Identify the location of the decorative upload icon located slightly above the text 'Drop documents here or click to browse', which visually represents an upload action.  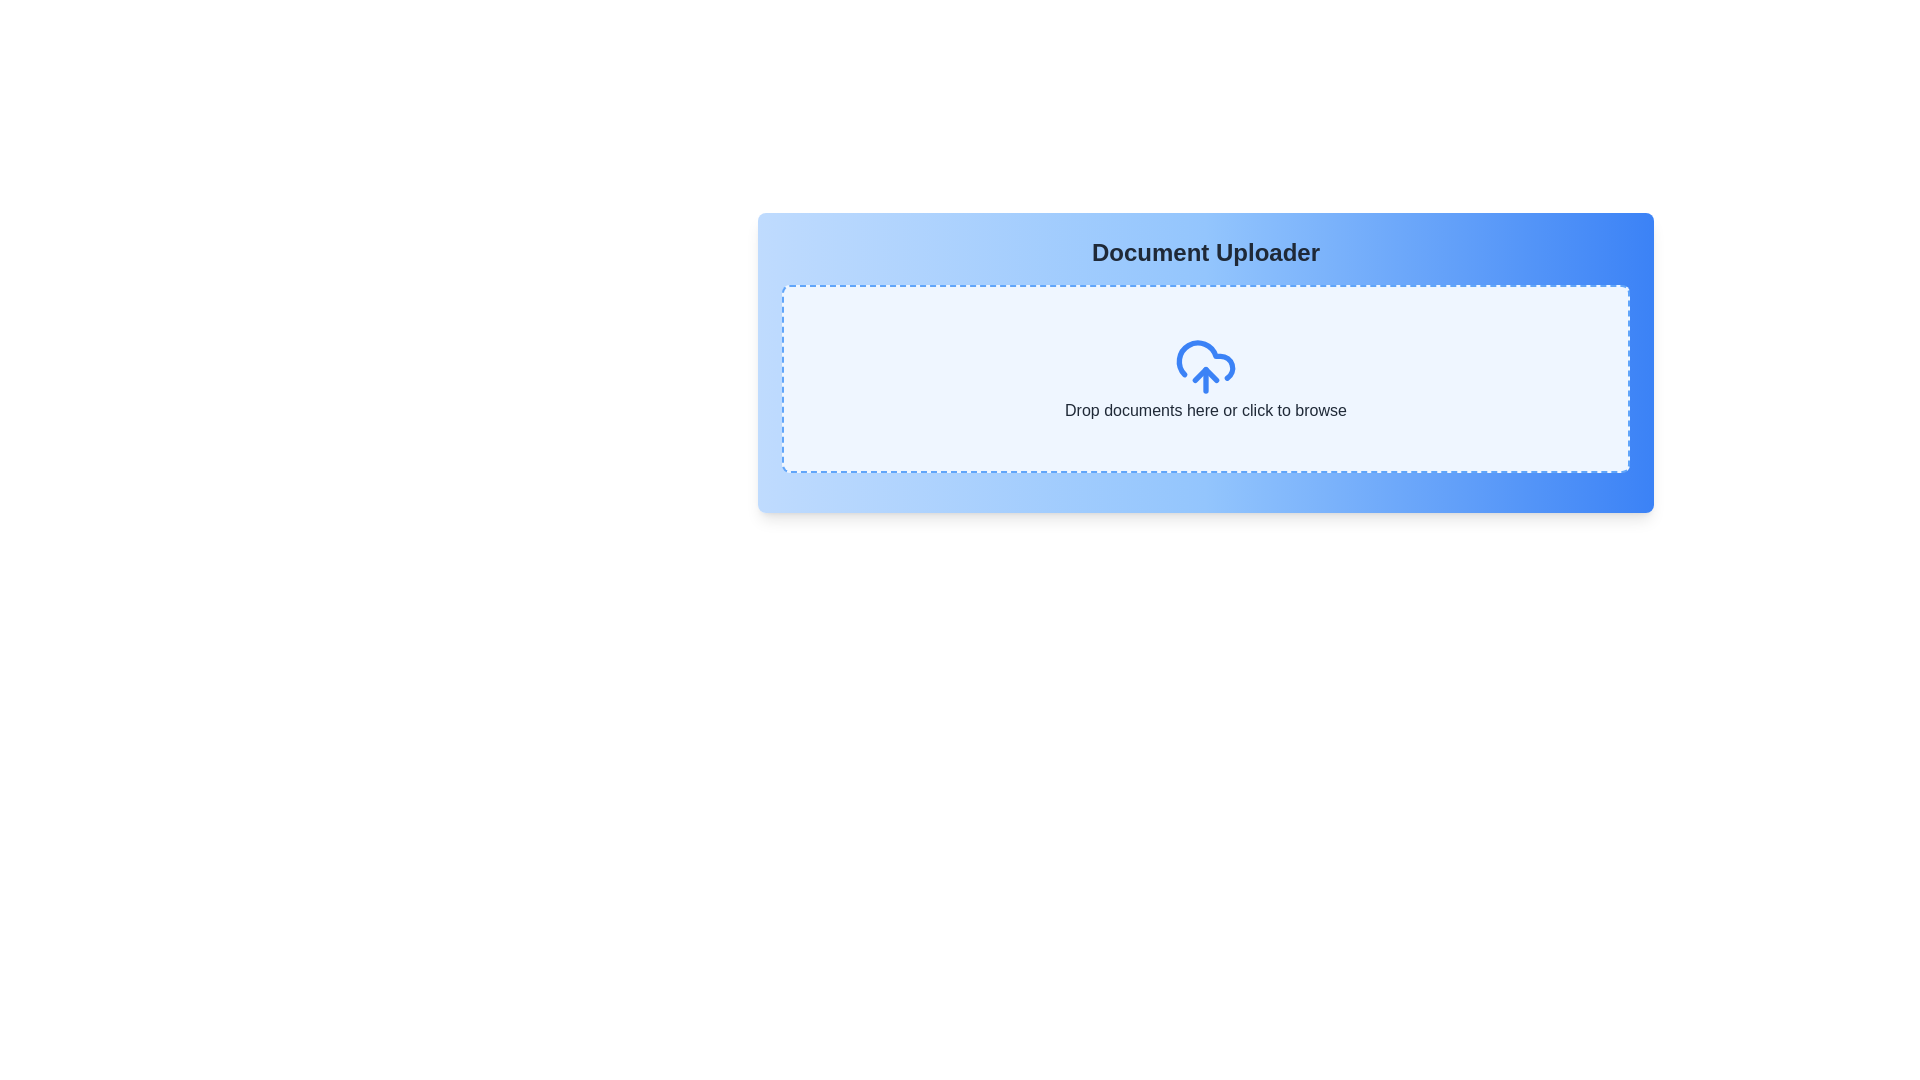
(1204, 366).